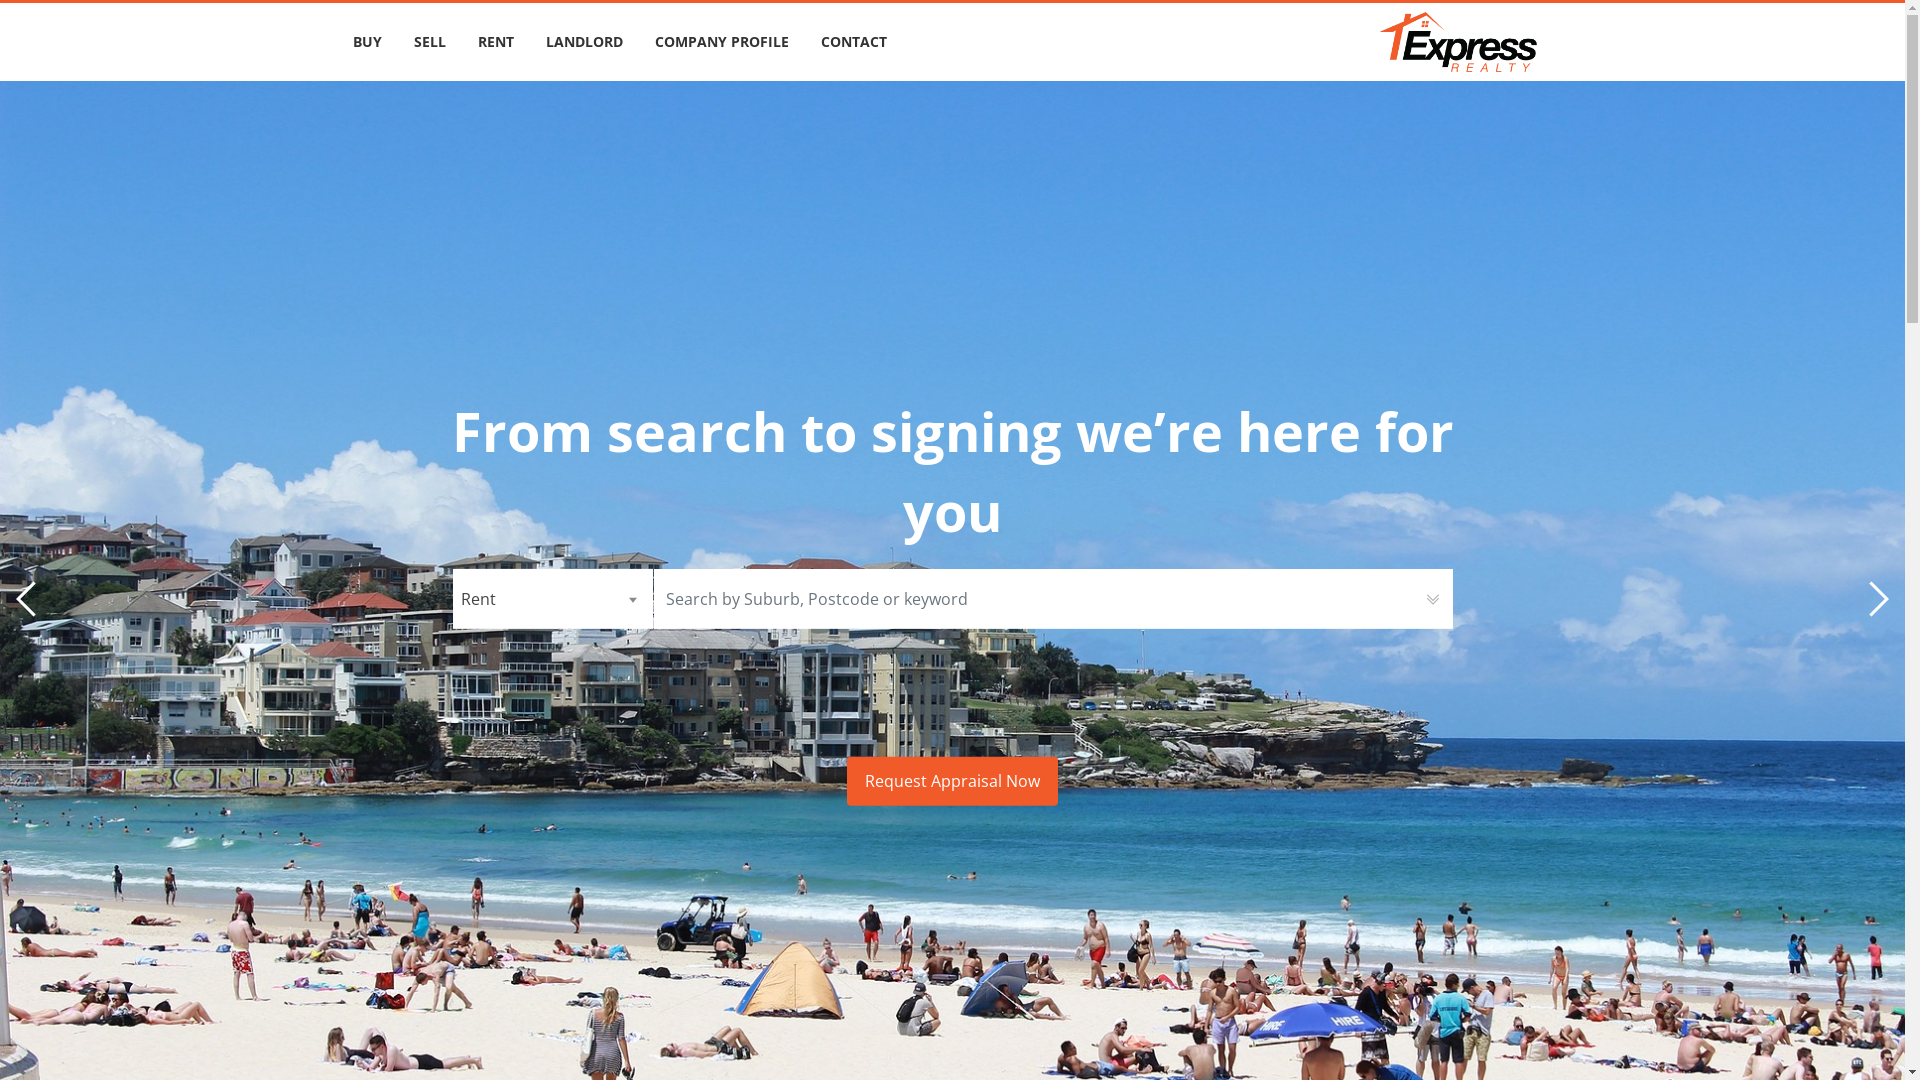 This screenshot has width=1920, height=1080. Describe the element at coordinates (366, 42) in the screenshot. I see `'BUY'` at that location.